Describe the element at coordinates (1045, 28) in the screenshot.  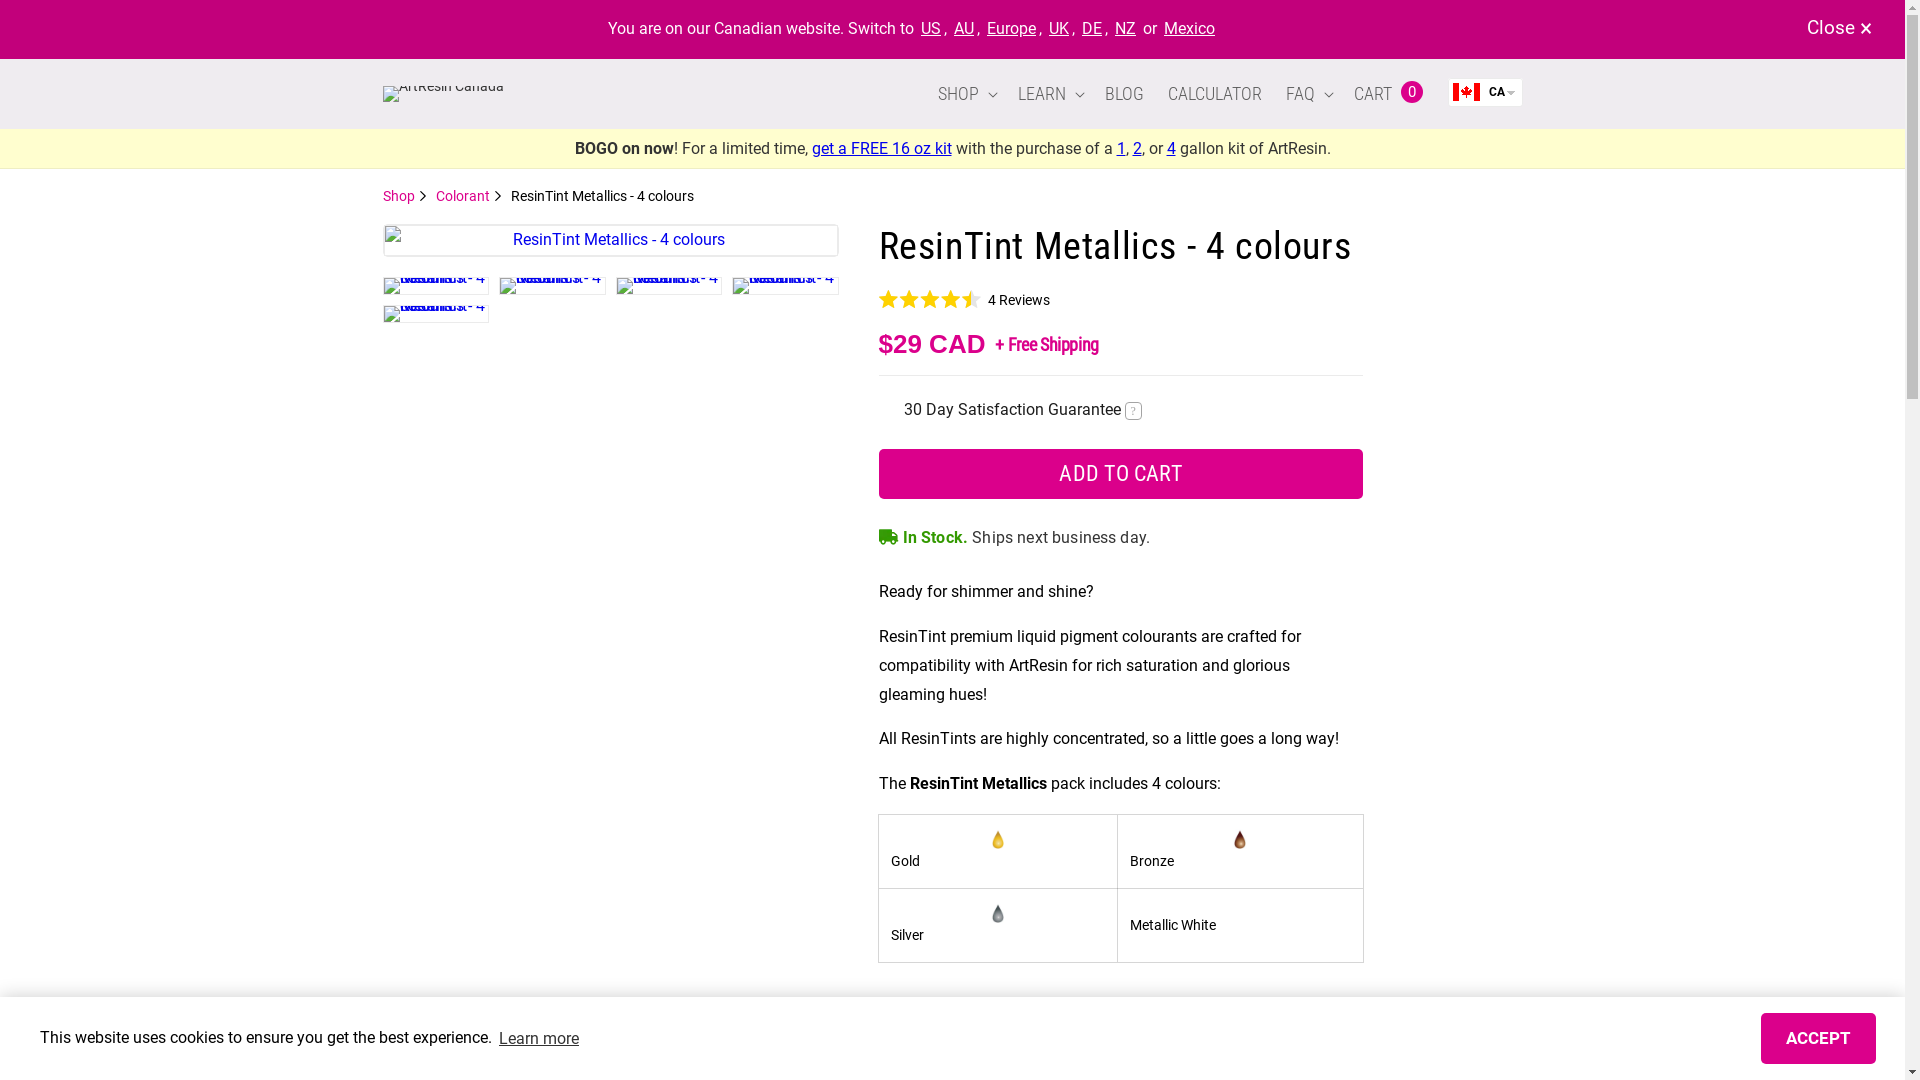
I see `'UK'` at that location.